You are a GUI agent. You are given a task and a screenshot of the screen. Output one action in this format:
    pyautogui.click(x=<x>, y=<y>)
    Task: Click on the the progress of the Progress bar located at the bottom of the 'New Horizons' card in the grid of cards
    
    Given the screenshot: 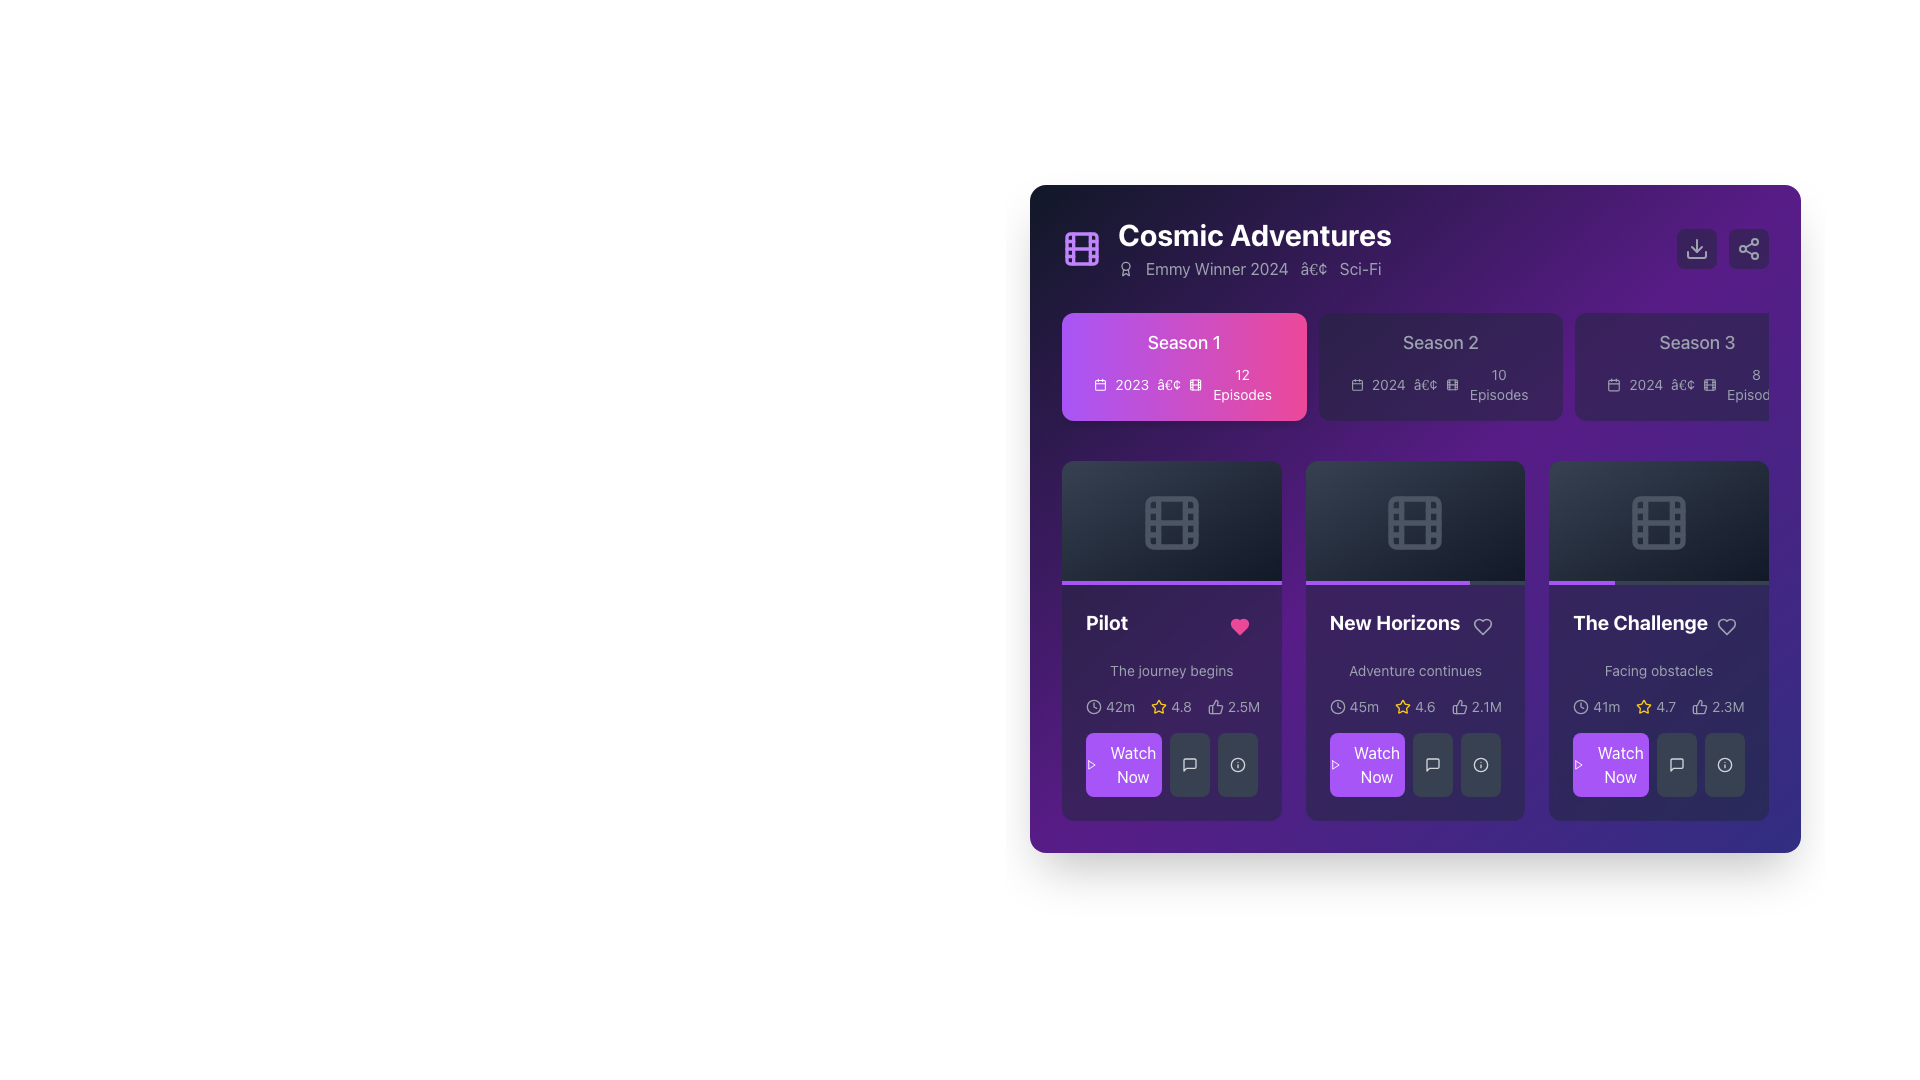 What is the action you would take?
    pyautogui.click(x=1414, y=582)
    